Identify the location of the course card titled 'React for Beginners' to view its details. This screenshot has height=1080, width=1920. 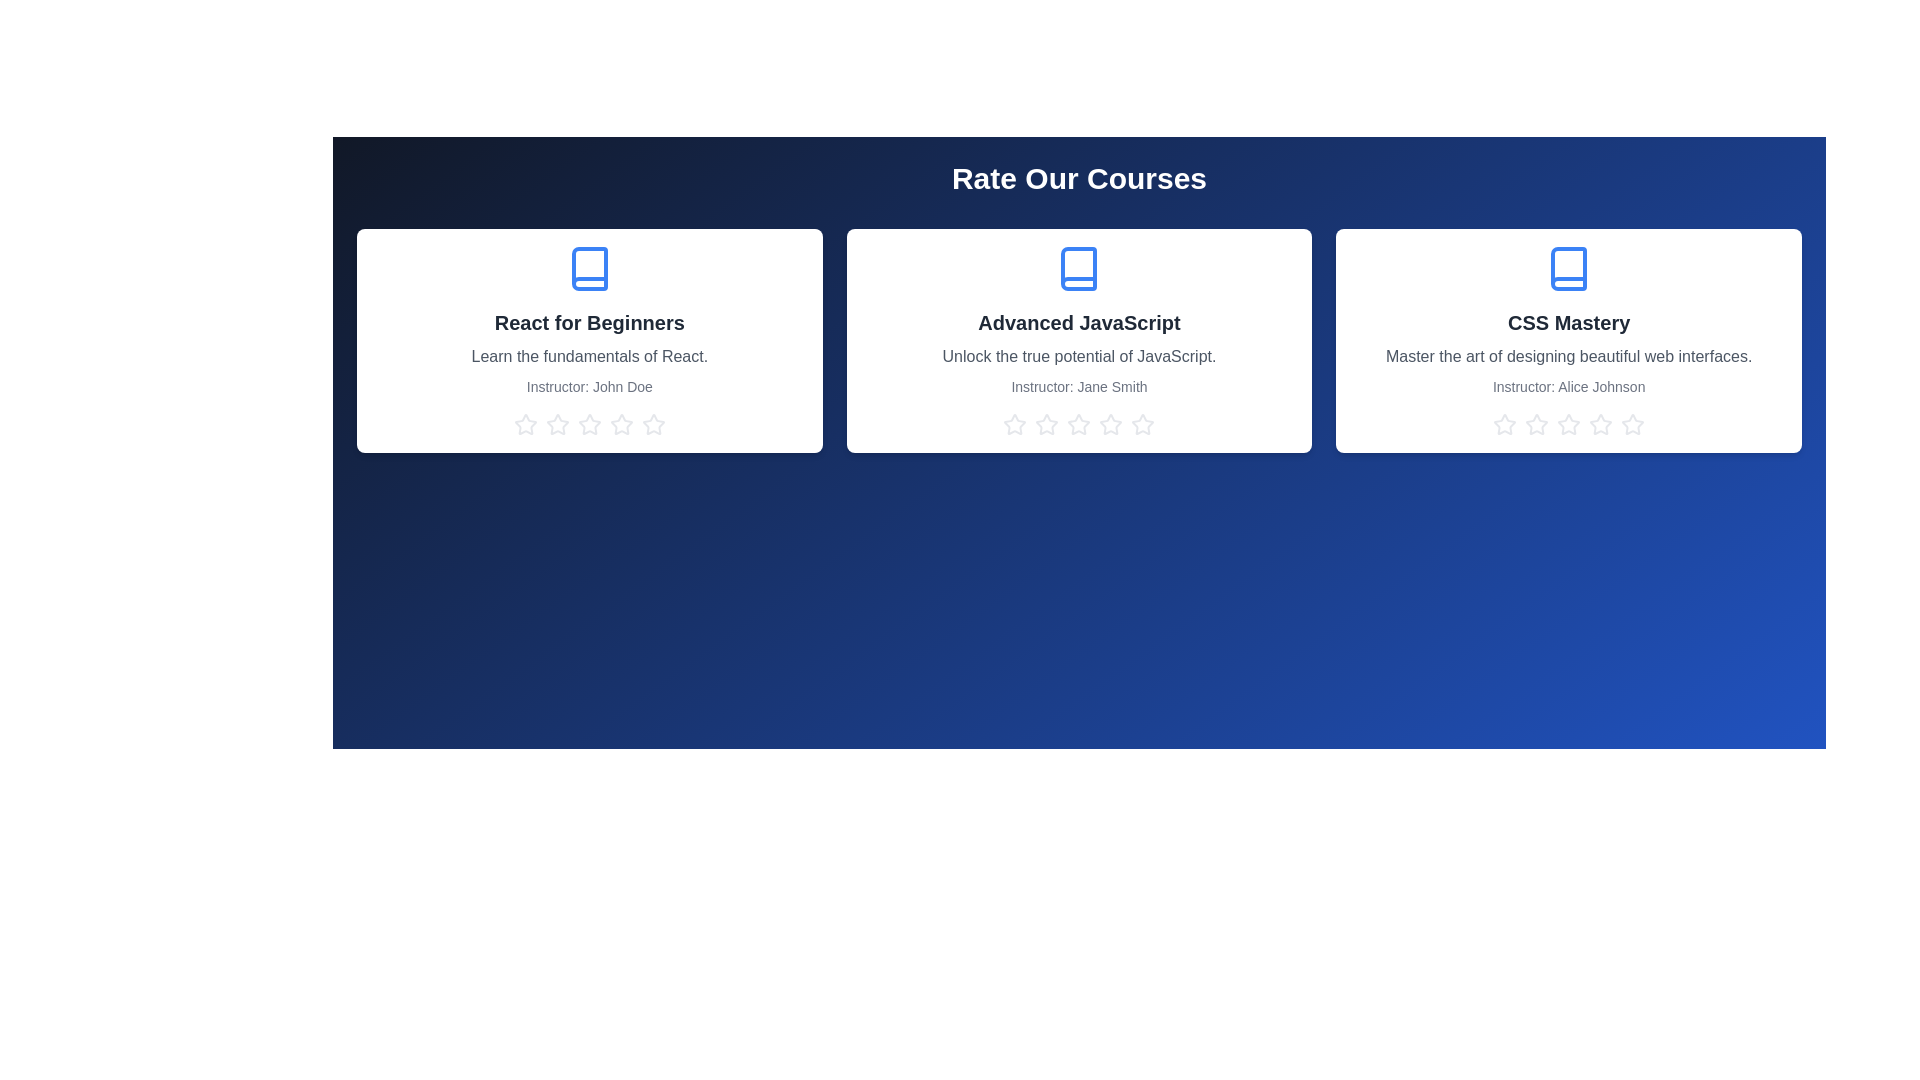
(588, 339).